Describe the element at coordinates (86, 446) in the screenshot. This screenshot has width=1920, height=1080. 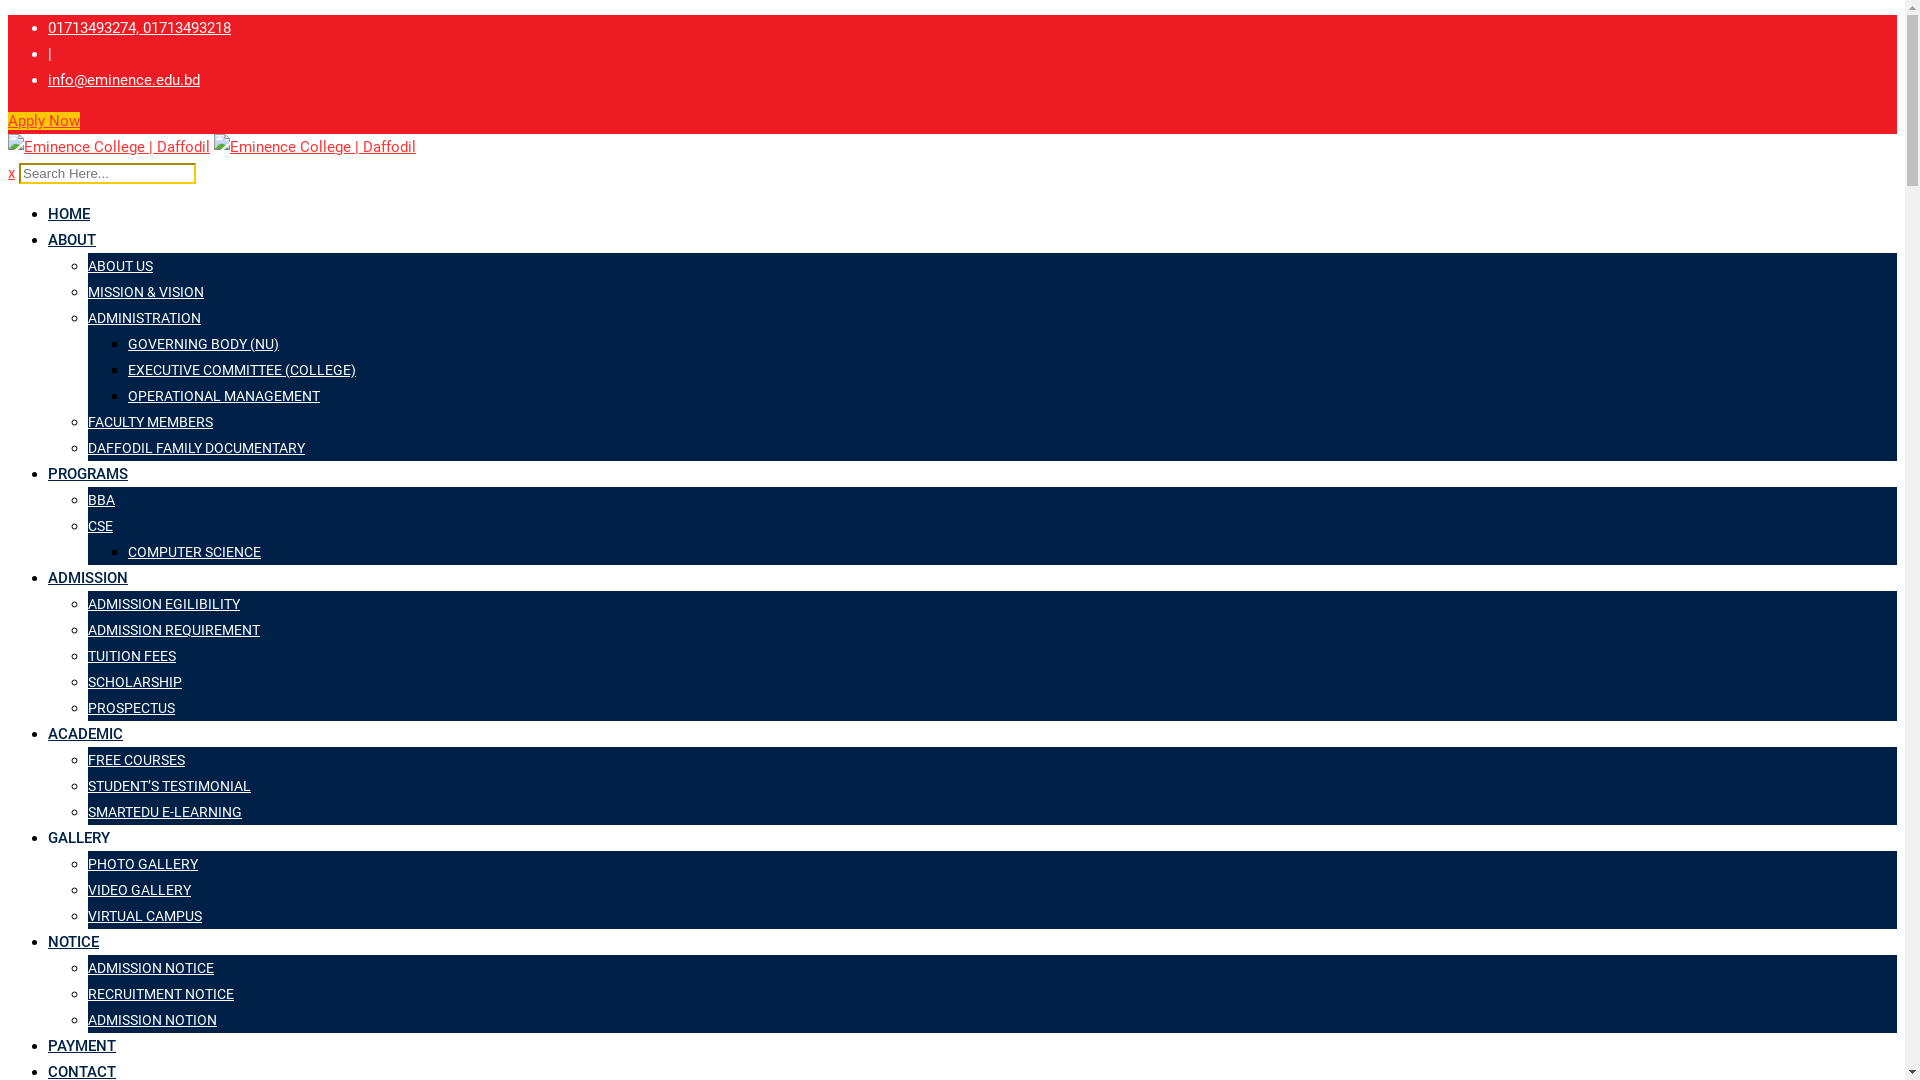
I see `'DAFFODIL FAMILY DOCUMENTARY'` at that location.